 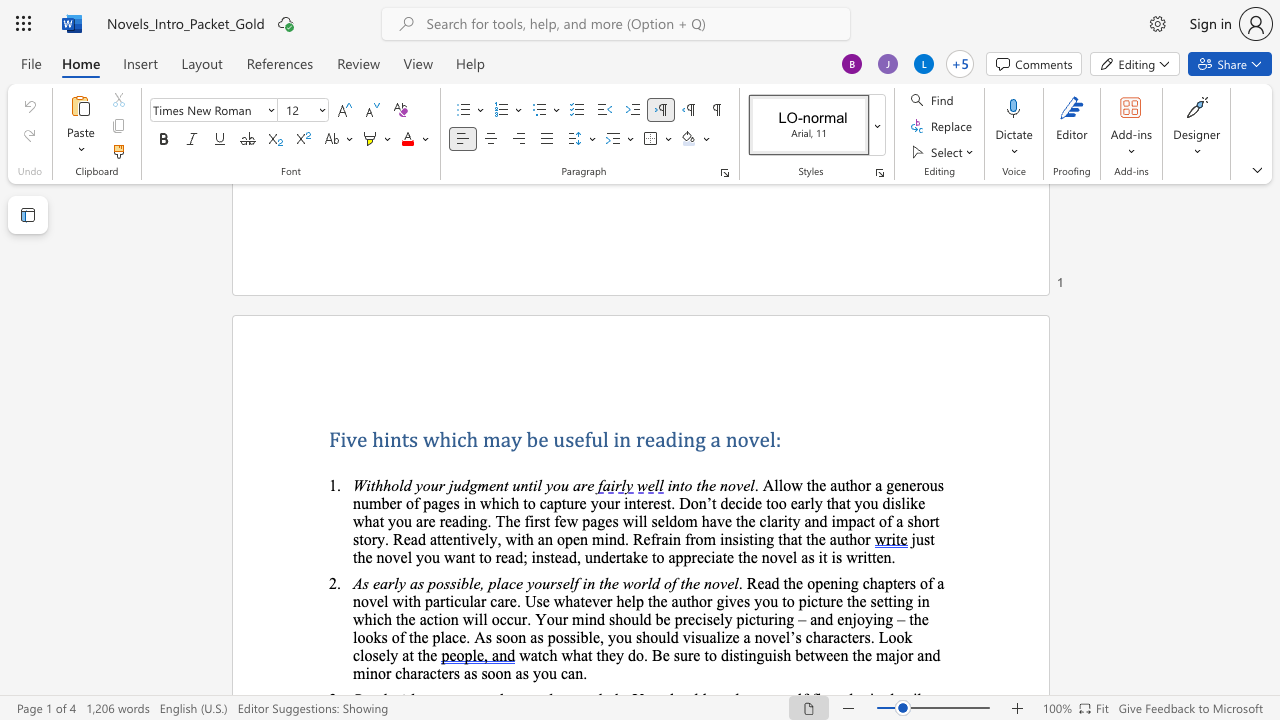 I want to click on the space between the continuous character "i" and "l" in the text, so click(x=537, y=485).